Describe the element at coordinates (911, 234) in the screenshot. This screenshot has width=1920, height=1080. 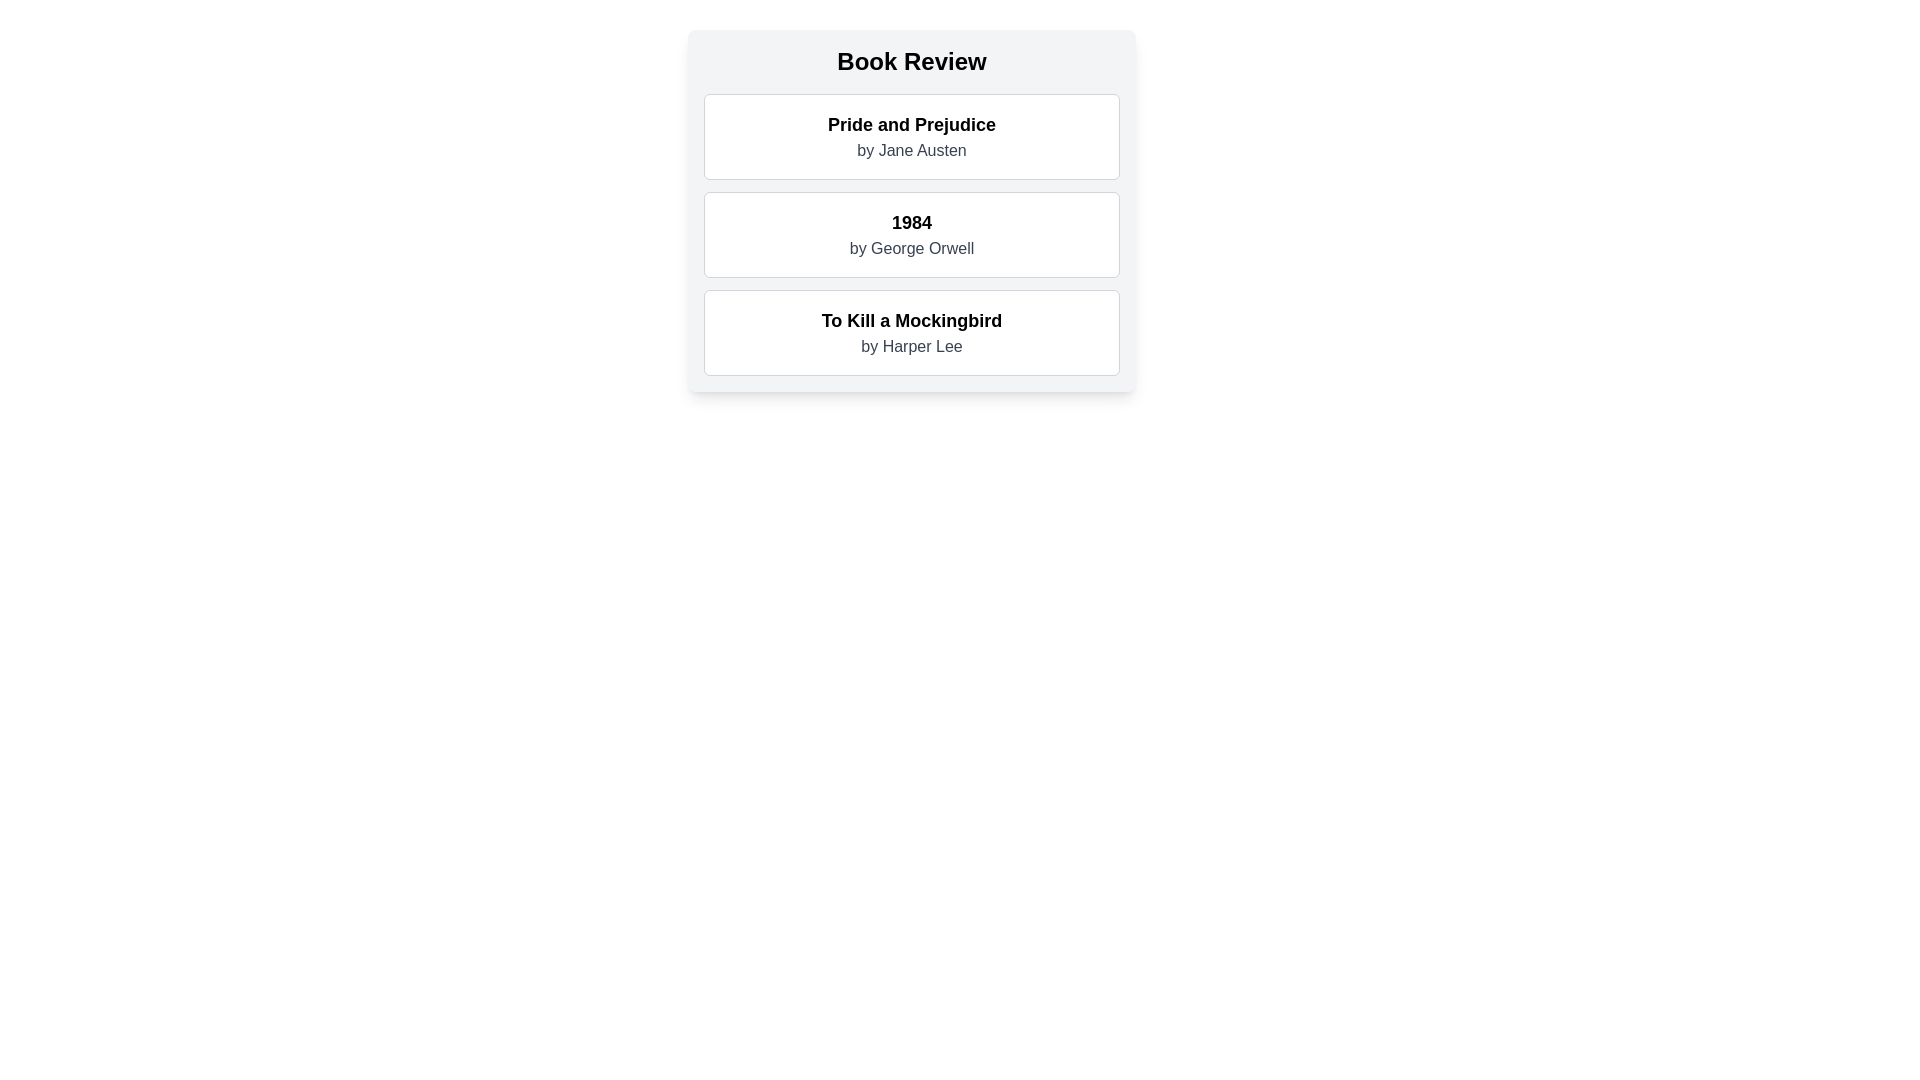
I see `the grid layout containing book titles and author names` at that location.